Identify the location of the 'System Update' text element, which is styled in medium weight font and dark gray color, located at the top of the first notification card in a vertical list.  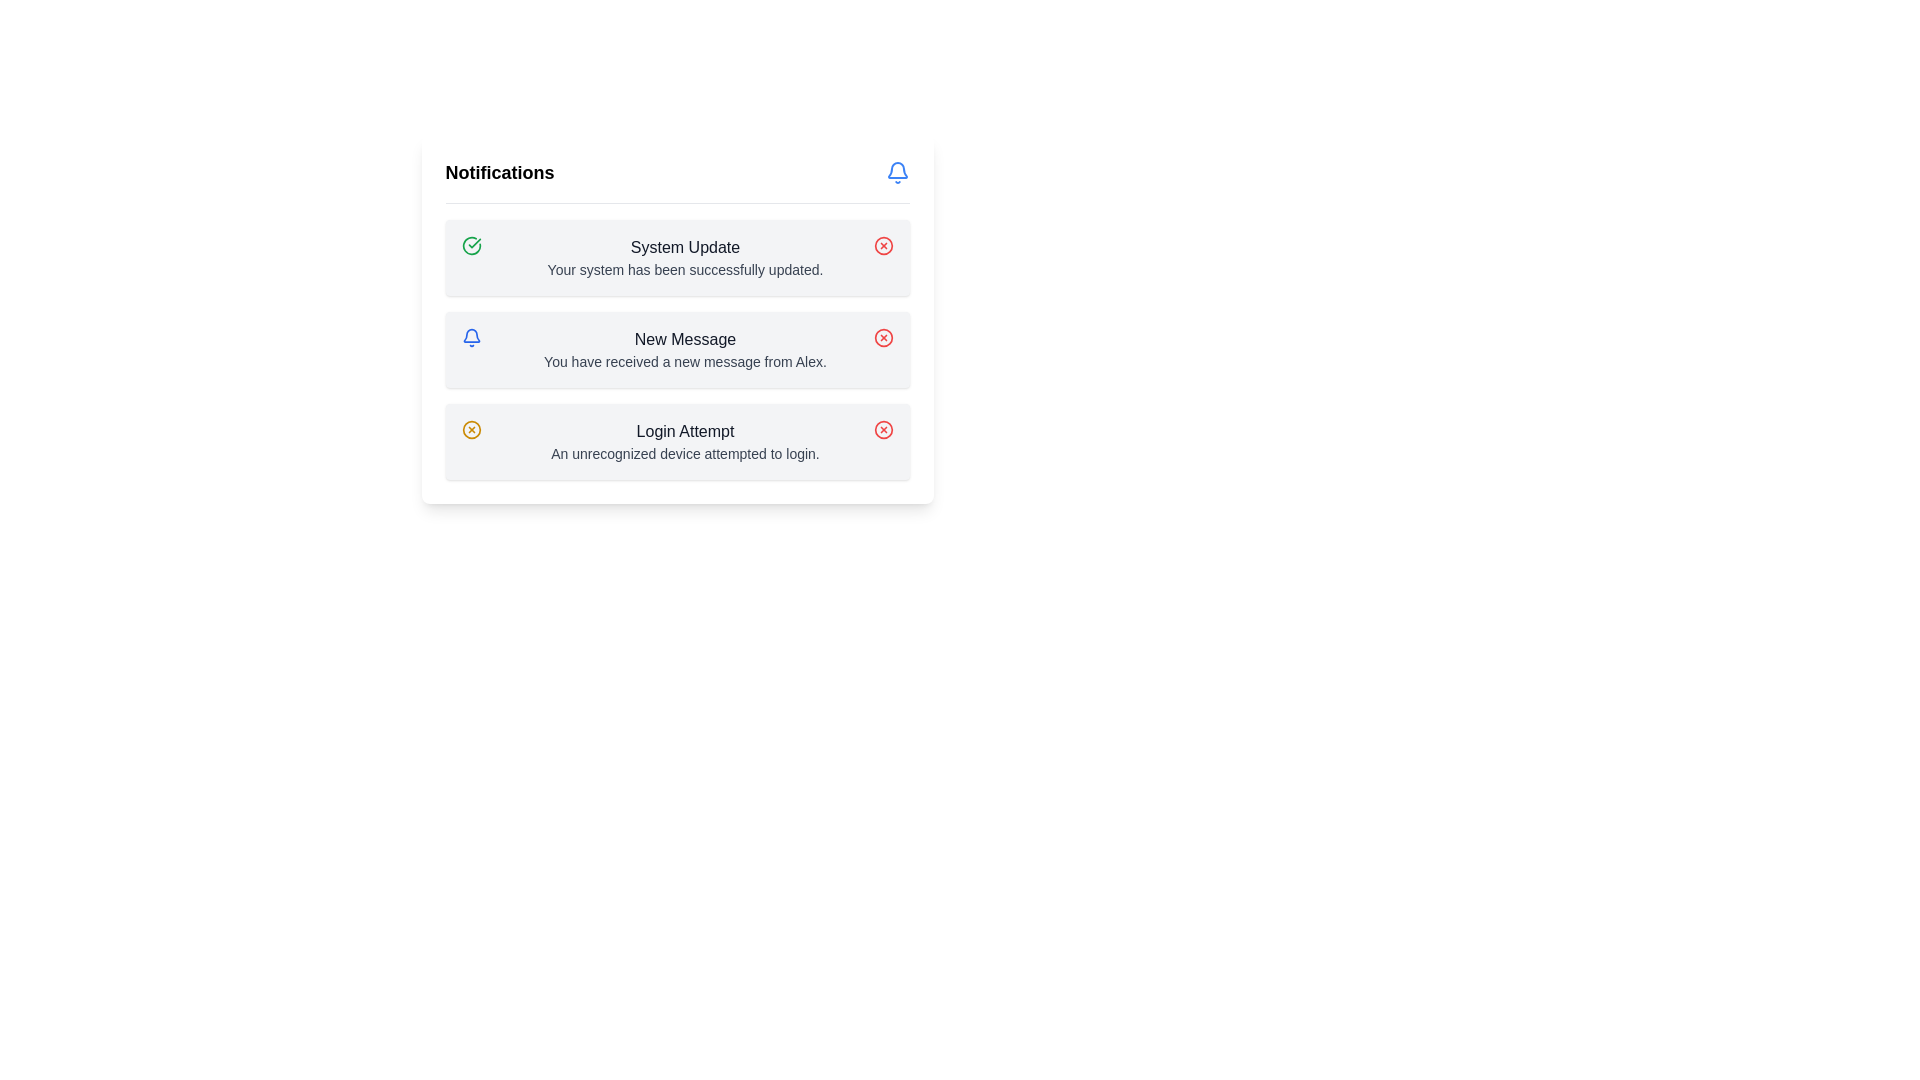
(685, 246).